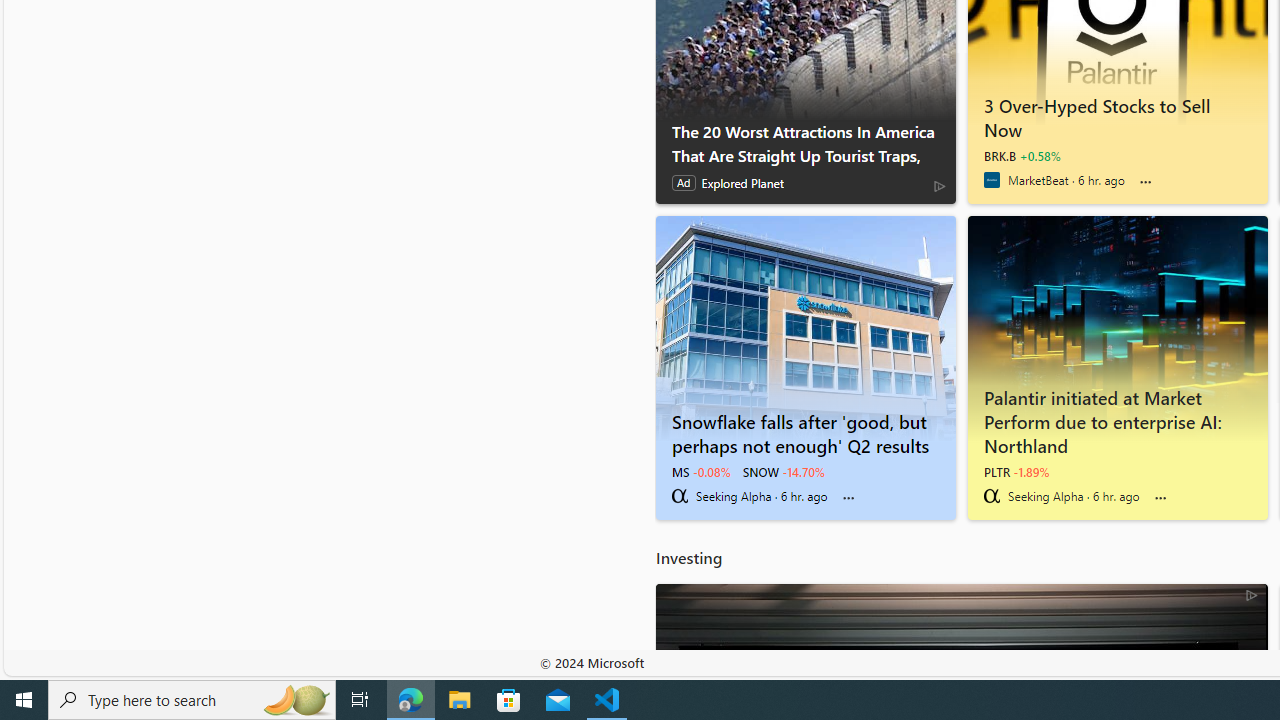 This screenshot has height=720, width=1280. What do you see at coordinates (1016, 471) in the screenshot?
I see `'PLTR -1.89%'` at bounding box center [1016, 471].